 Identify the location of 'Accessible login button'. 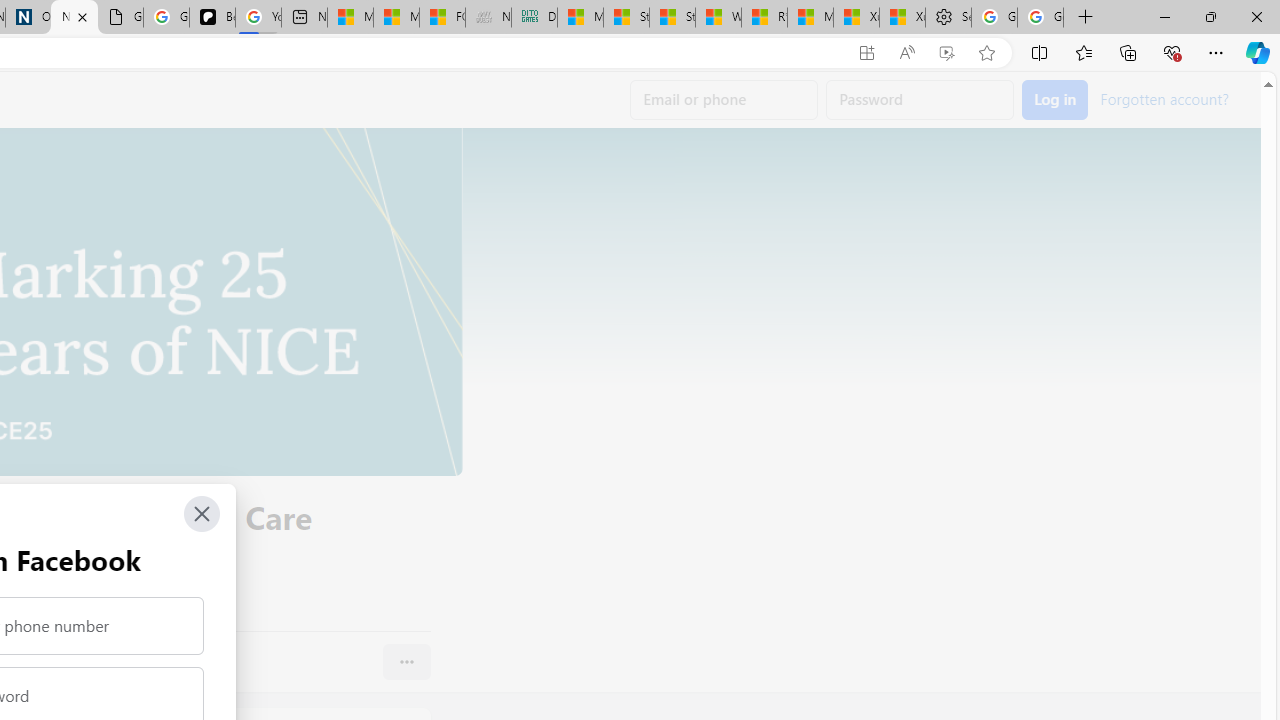
(1054, 100).